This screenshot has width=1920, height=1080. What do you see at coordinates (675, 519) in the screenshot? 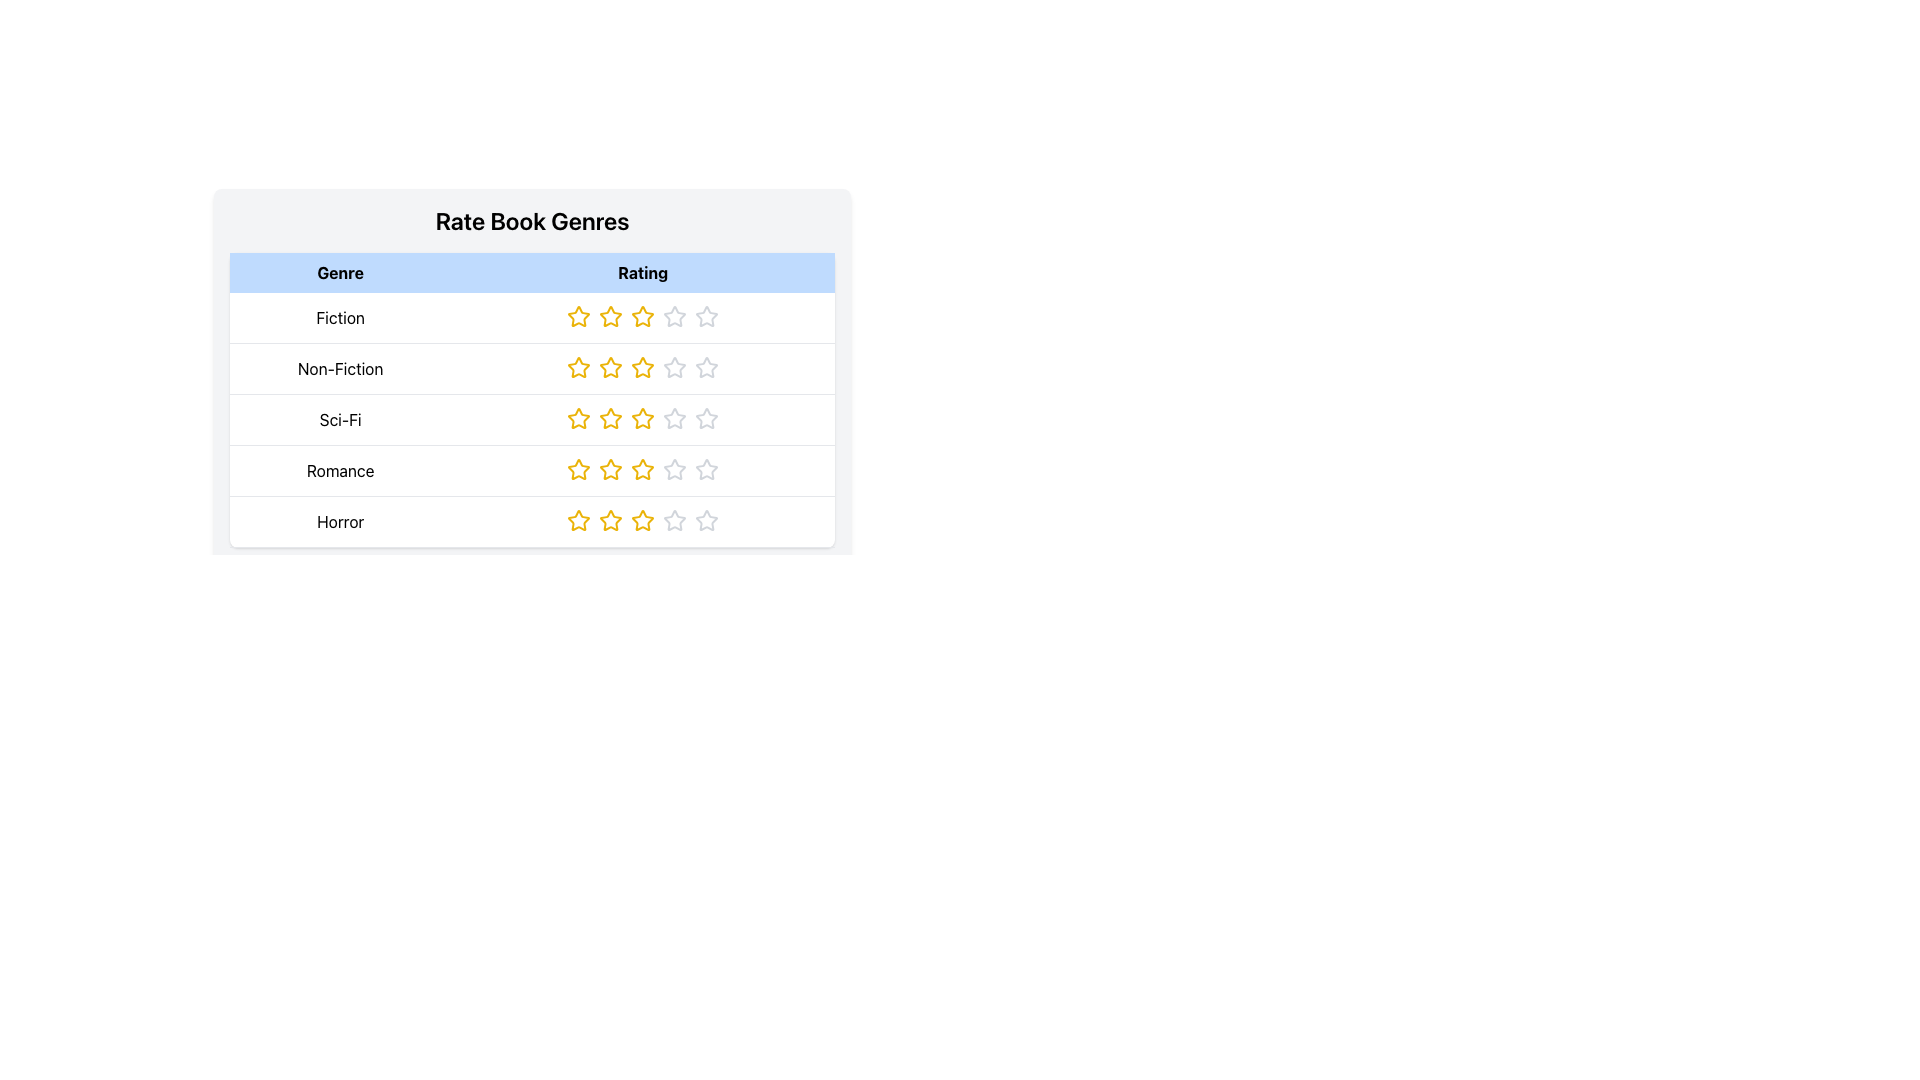
I see `the fourth star rating icon in the 'Rating' column of the last row labeled 'Horror' to provide a rating` at bounding box center [675, 519].